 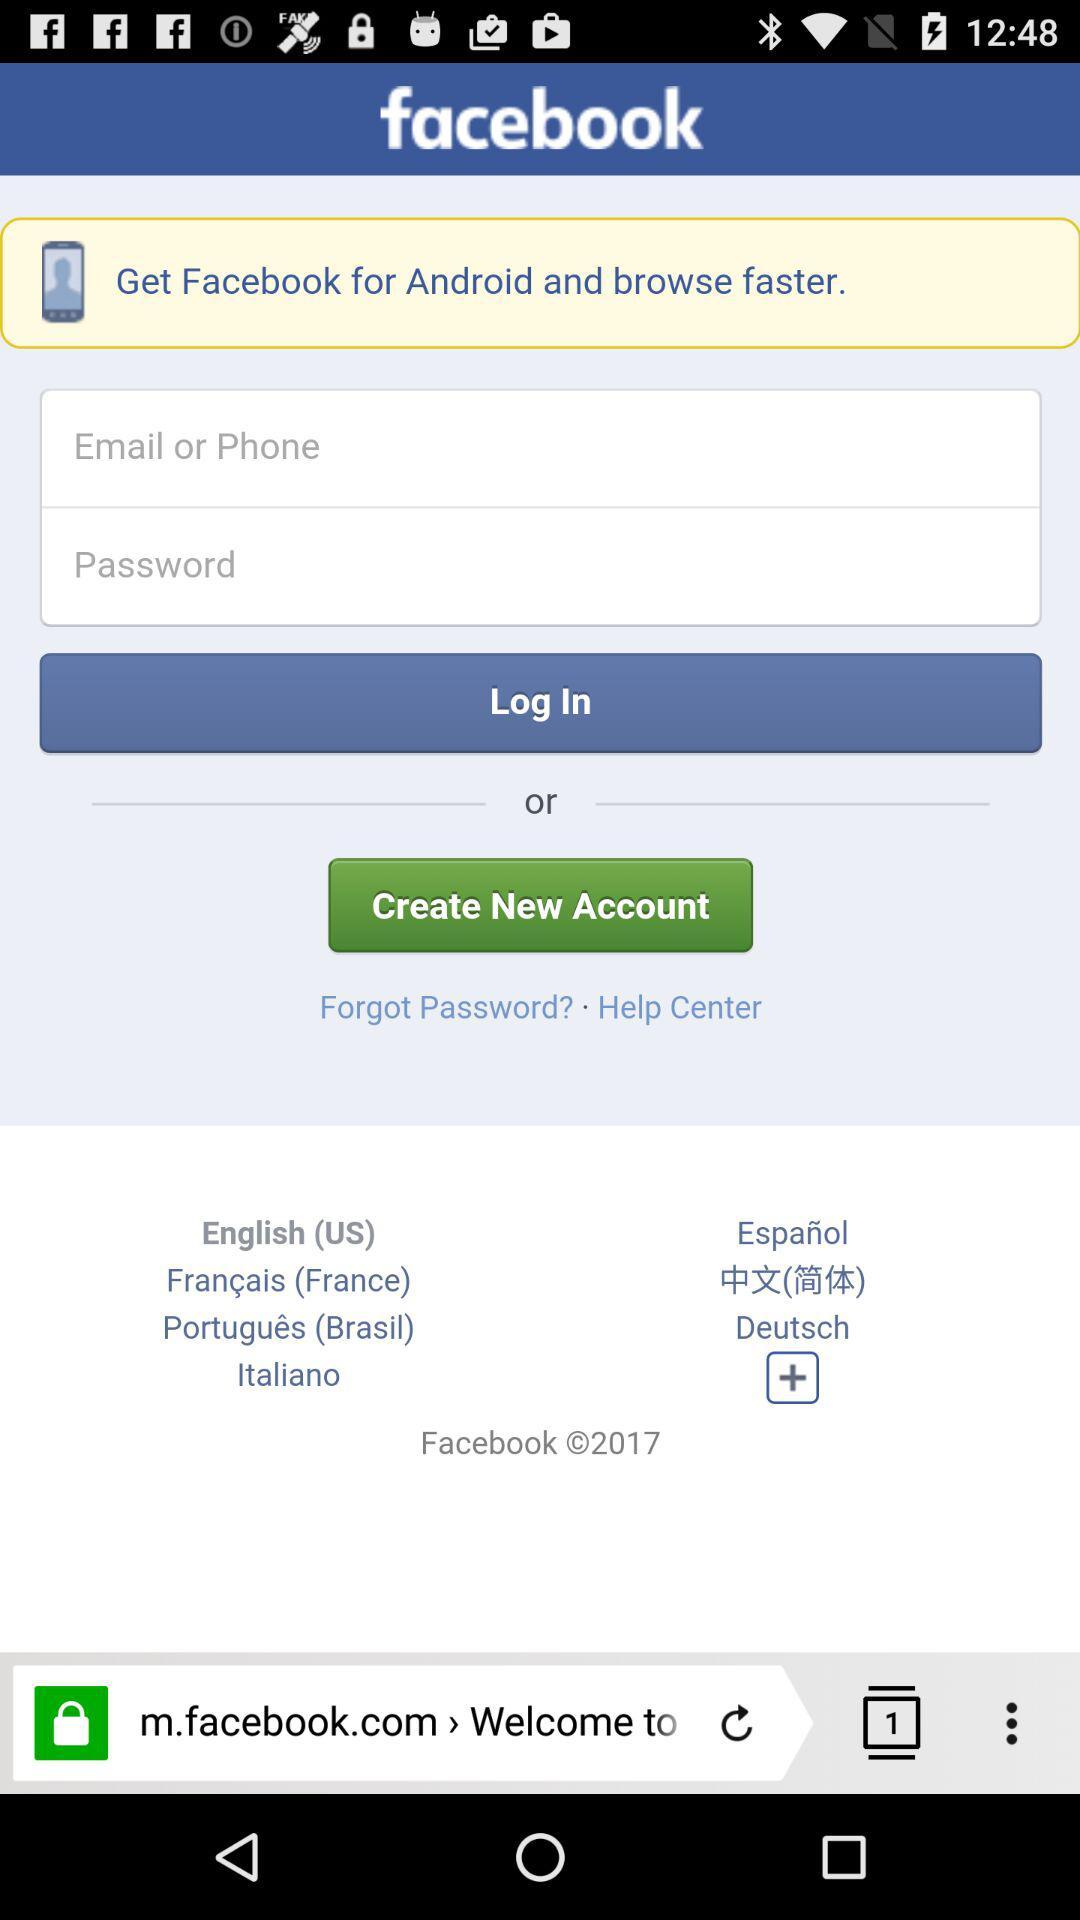 What do you see at coordinates (1024, 1843) in the screenshot?
I see `the more icon` at bounding box center [1024, 1843].